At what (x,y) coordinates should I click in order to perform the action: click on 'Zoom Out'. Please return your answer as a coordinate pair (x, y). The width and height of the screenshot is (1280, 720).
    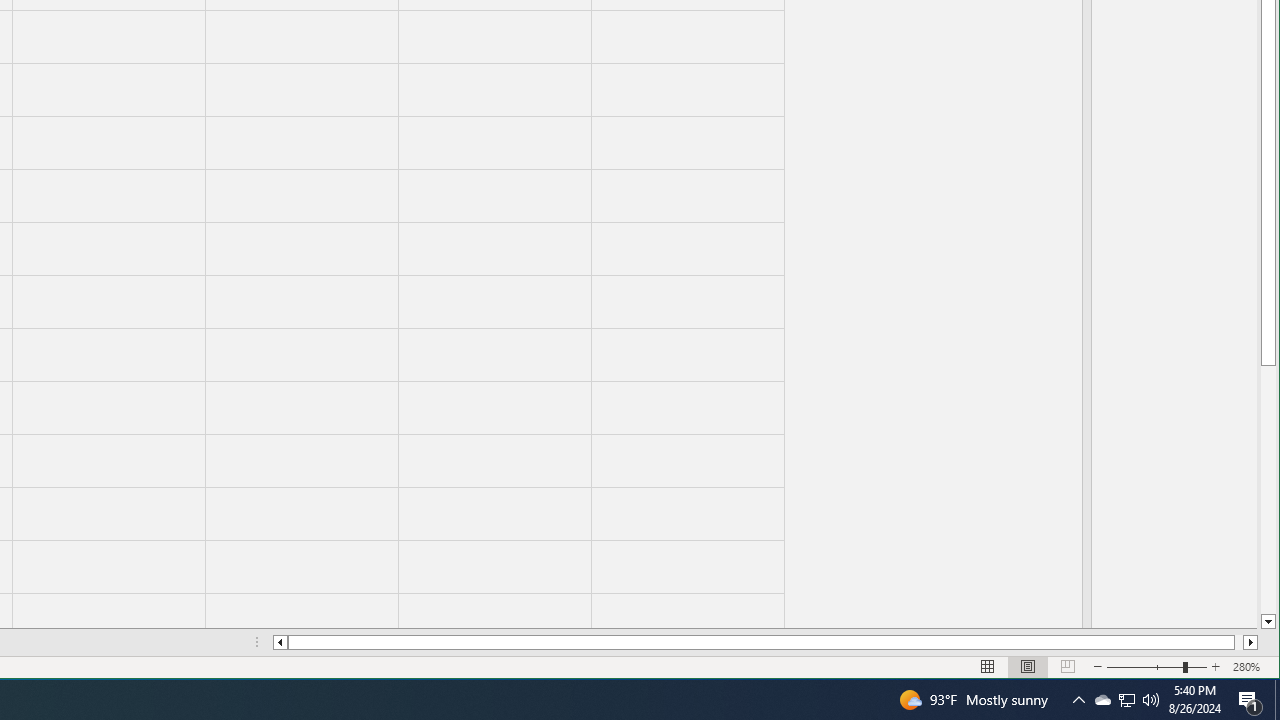
    Looking at the image, I should click on (1144, 667).